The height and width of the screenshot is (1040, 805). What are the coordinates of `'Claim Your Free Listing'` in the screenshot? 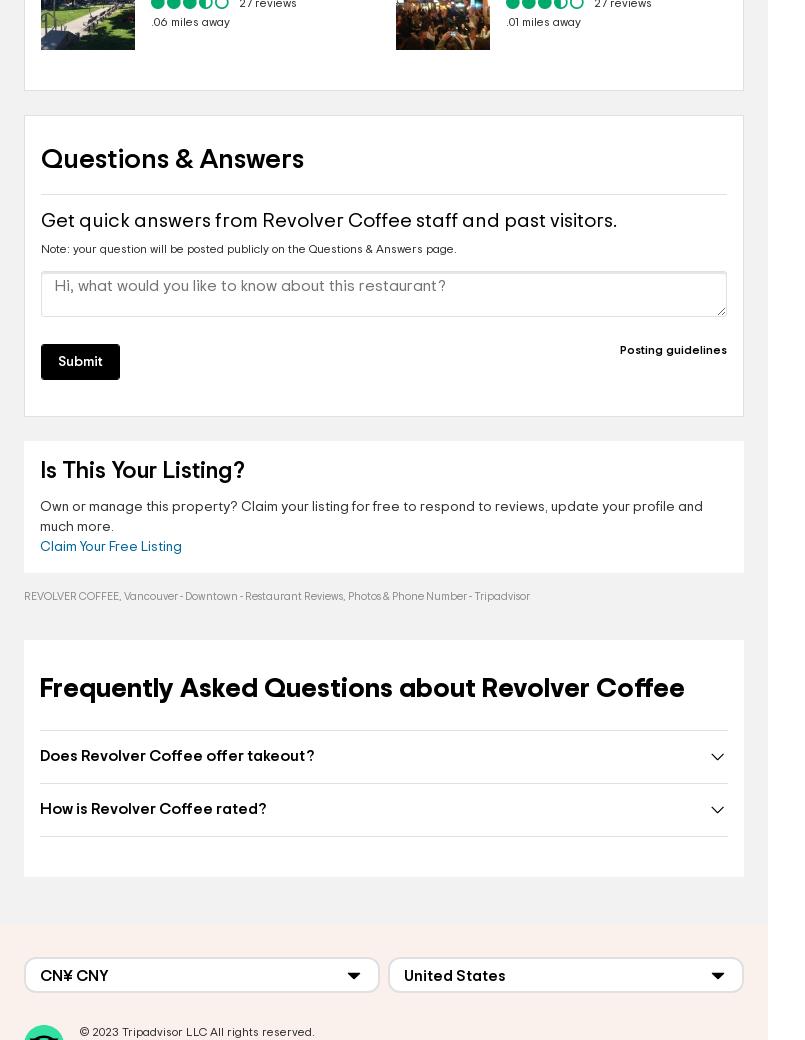 It's located at (110, 546).